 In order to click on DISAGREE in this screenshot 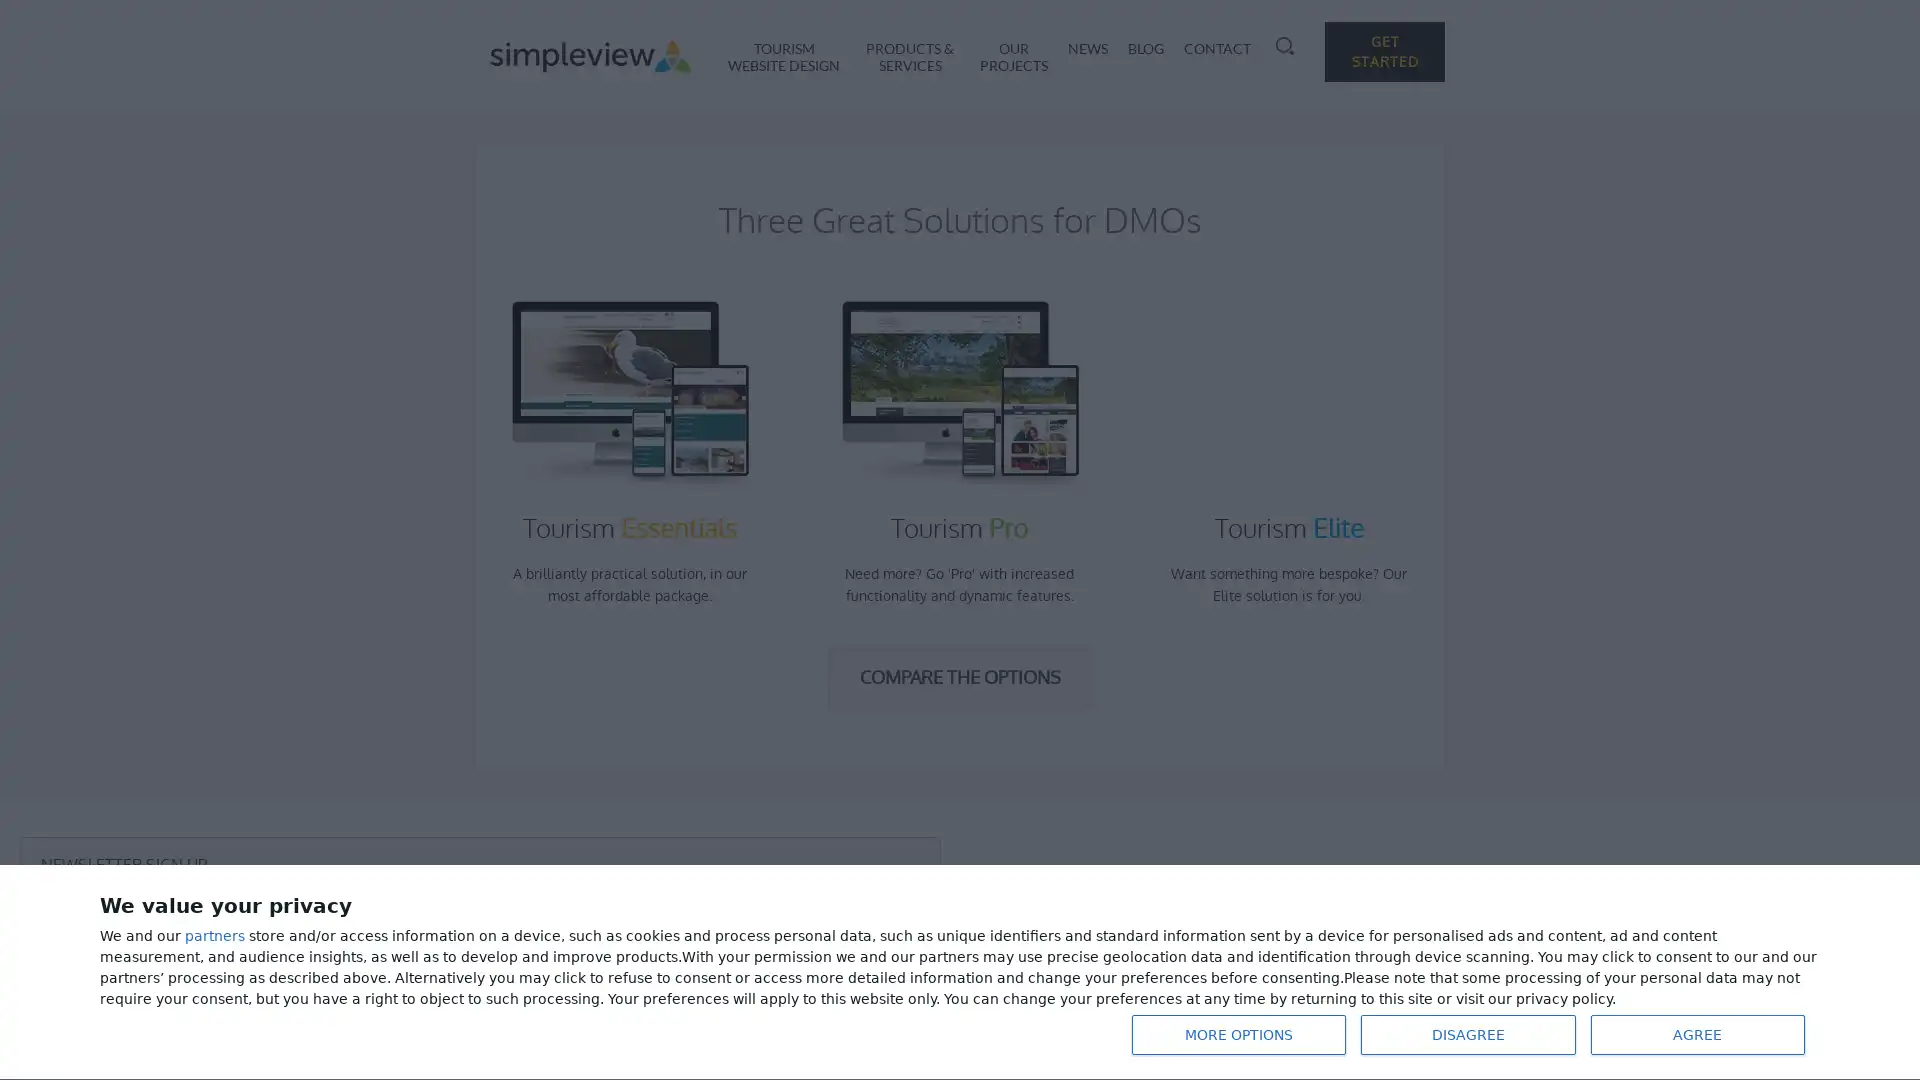, I will do `click(1468, 1034)`.